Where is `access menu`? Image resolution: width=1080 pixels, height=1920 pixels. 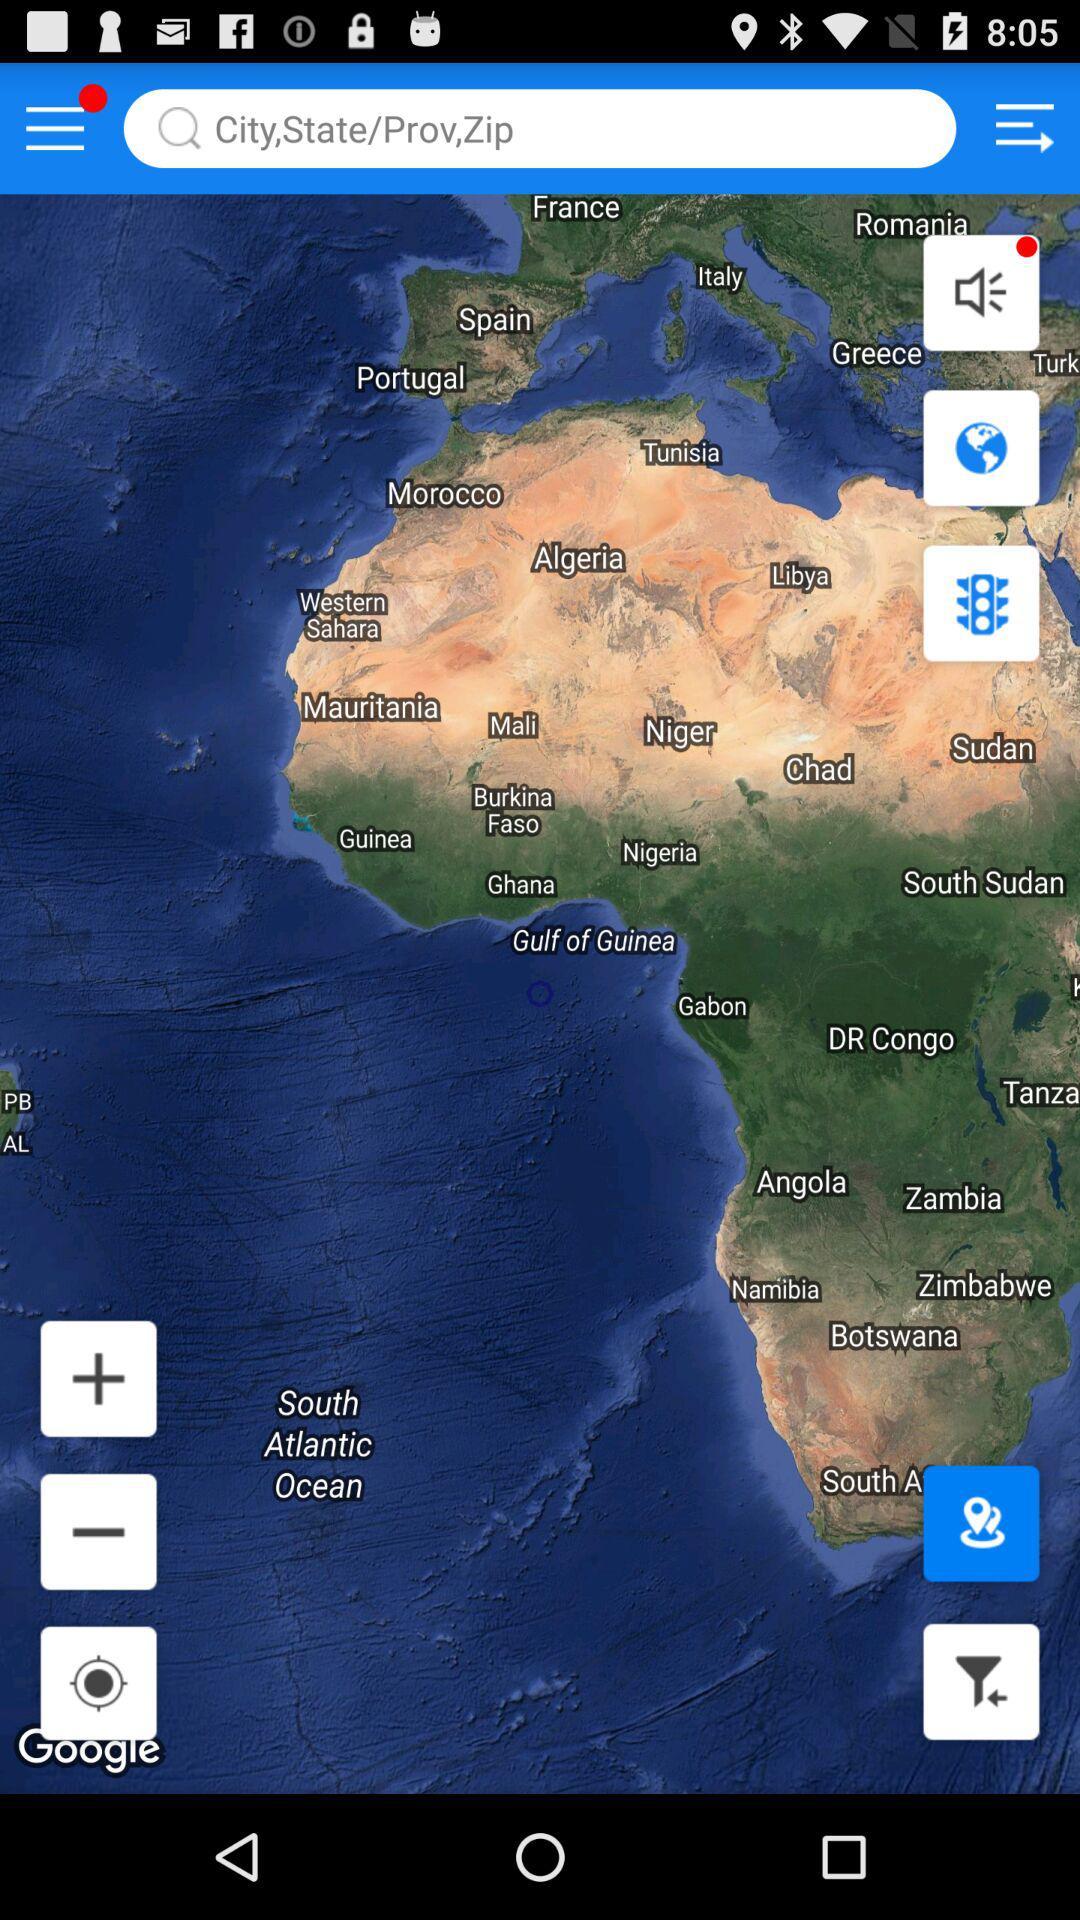 access menu is located at coordinates (54, 127).